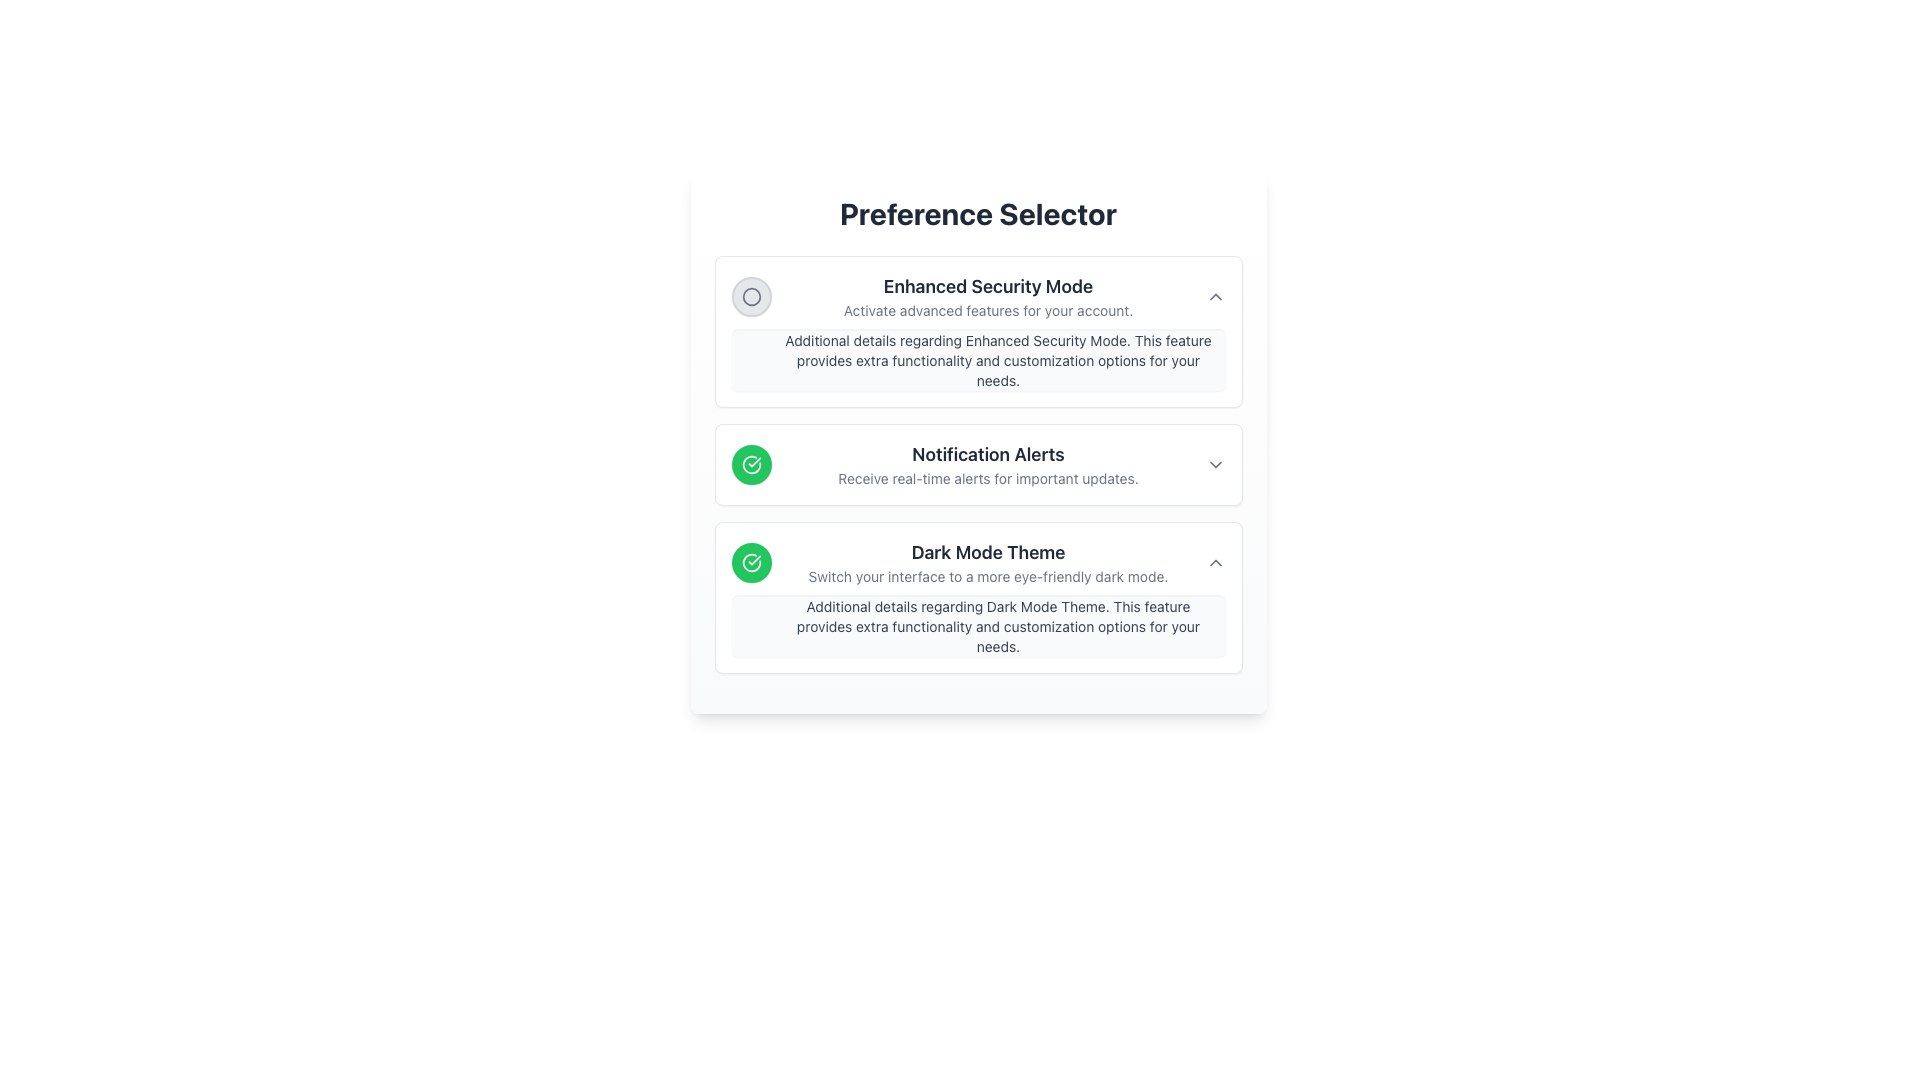  What do you see at coordinates (988, 286) in the screenshot?
I see `the bold text label 'Enhanced Security Mode' which is prominently displayed in large dark gray font as part of the 'Preference Selector' interface` at bounding box center [988, 286].